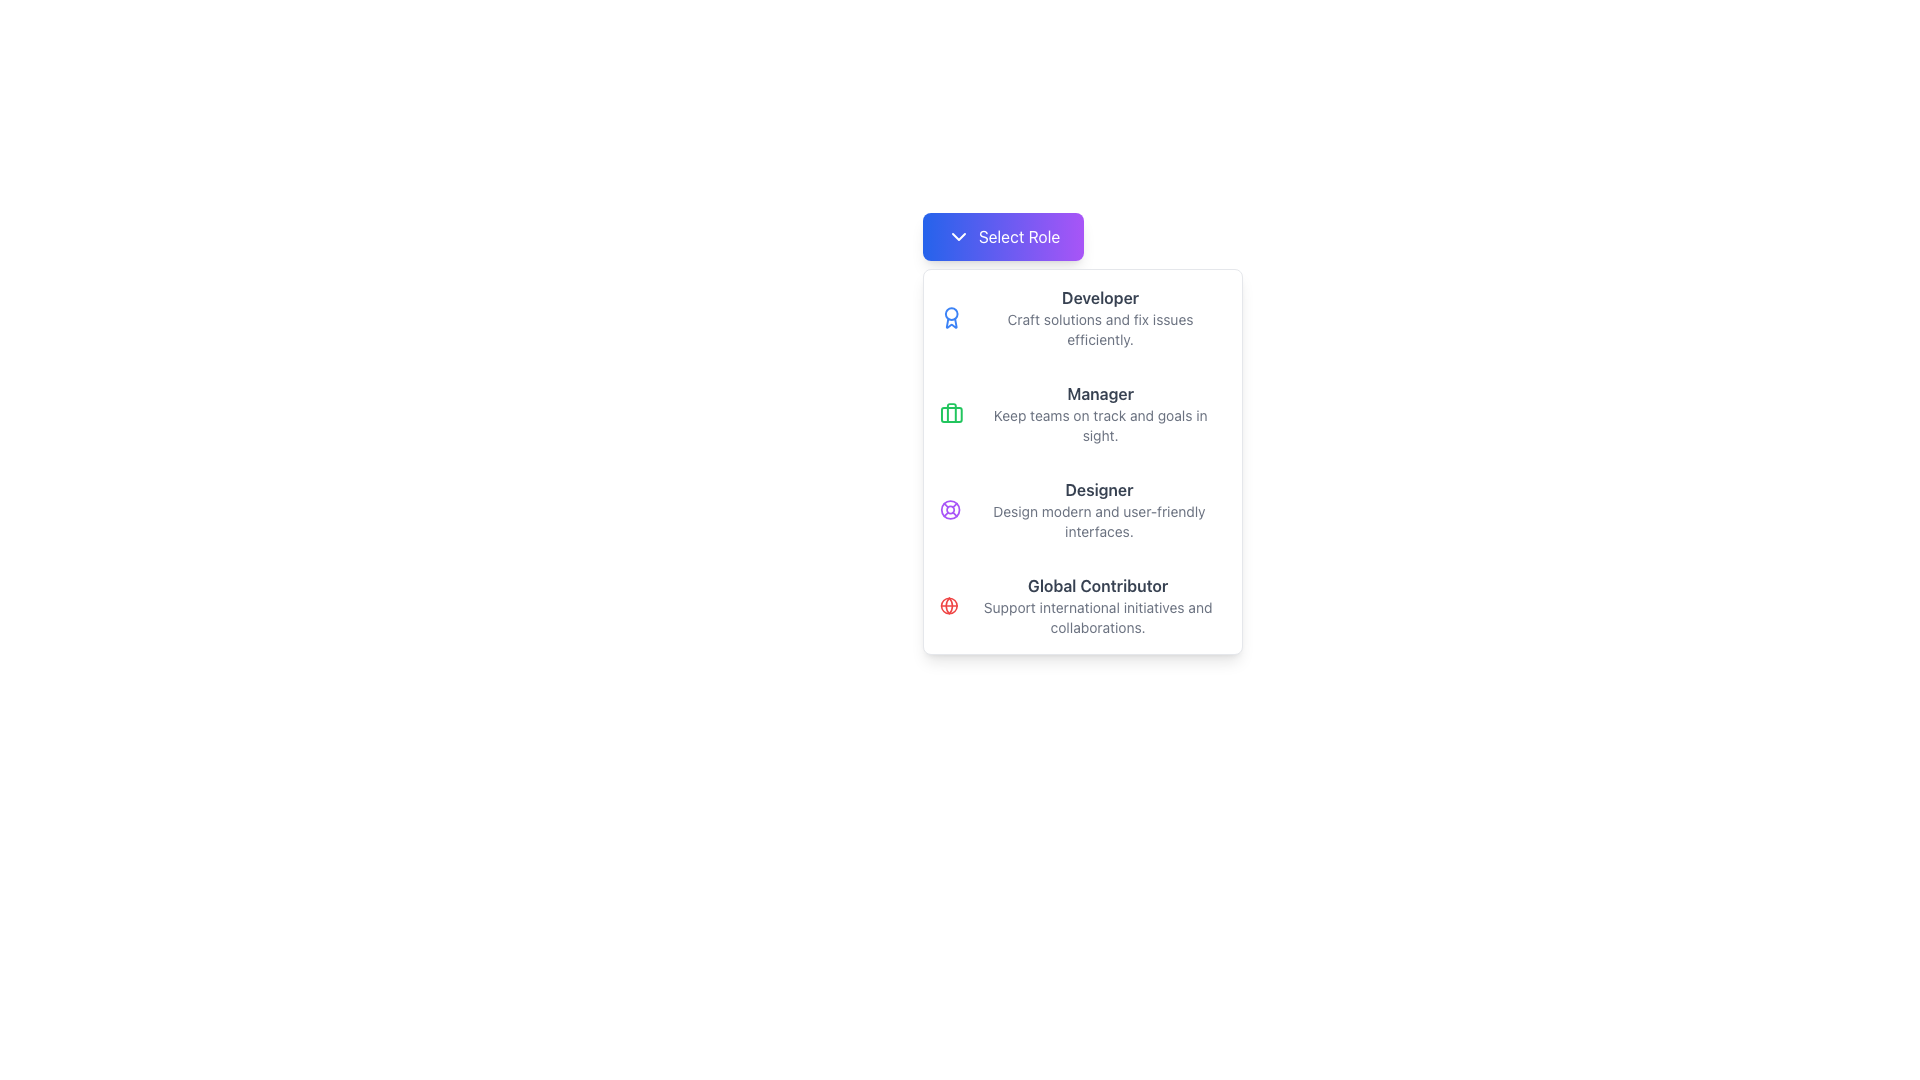 This screenshot has height=1080, width=1920. What do you see at coordinates (1099, 424) in the screenshot?
I see `the static text that describes the responsibilities and focus of the 'Manager' role, located as the second line under the 'Manager' category in the role selection list` at bounding box center [1099, 424].